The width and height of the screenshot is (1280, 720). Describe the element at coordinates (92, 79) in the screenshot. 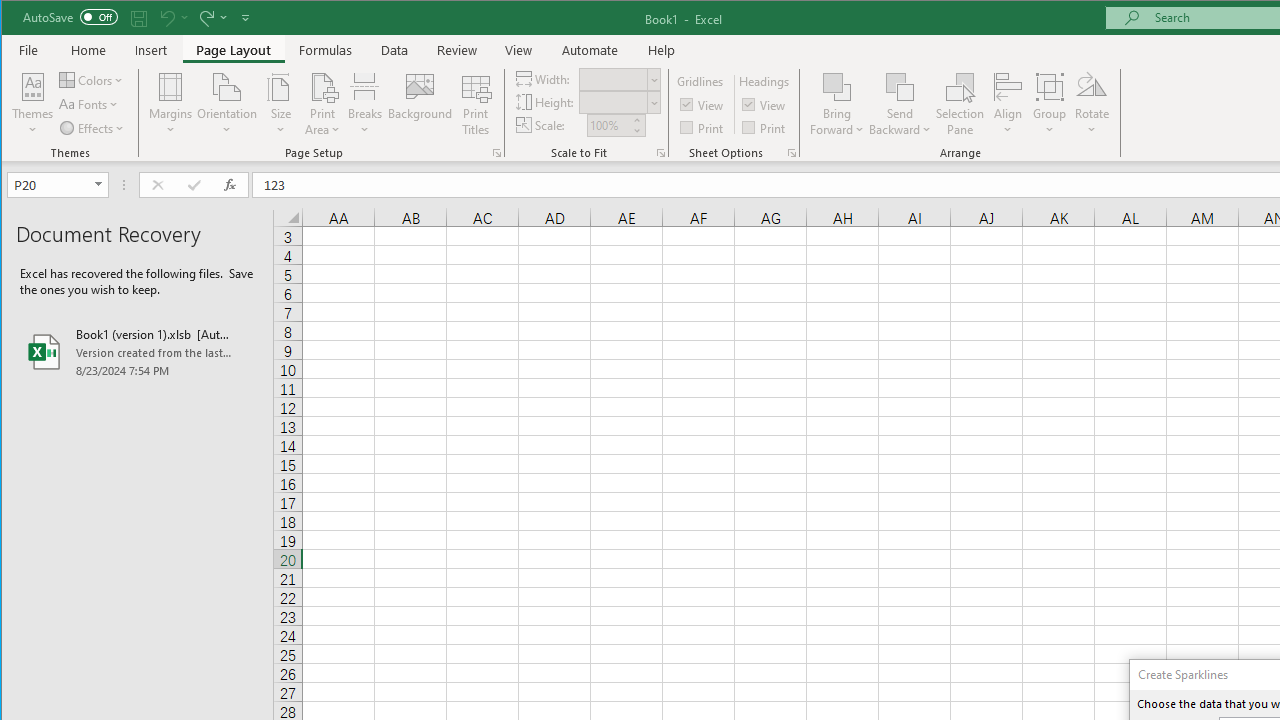

I see `'Colors'` at that location.